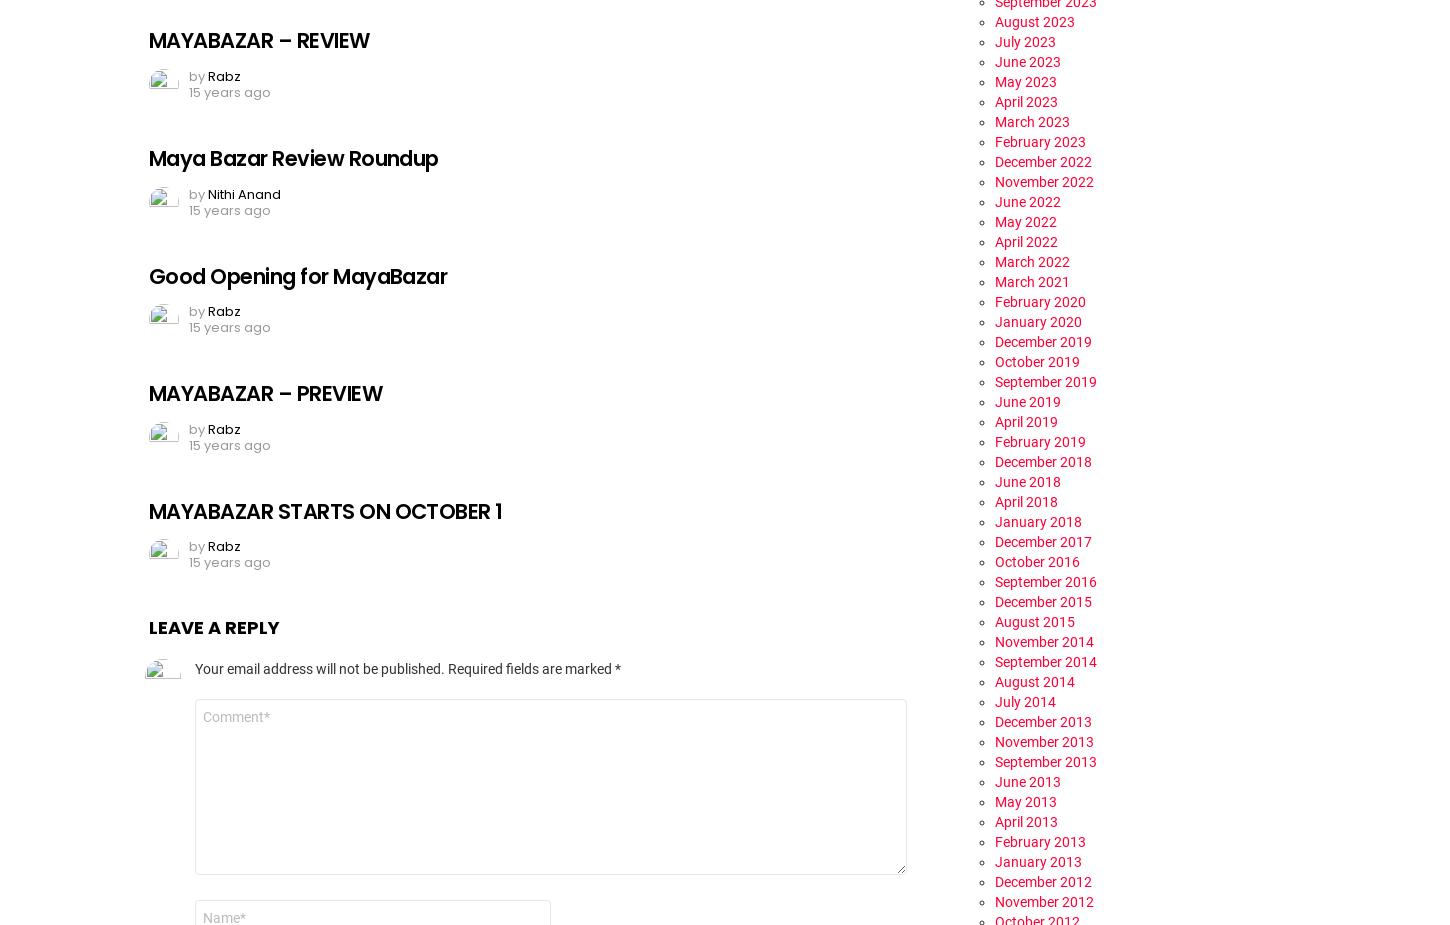 The width and height of the screenshot is (1450, 925). What do you see at coordinates (994, 860) in the screenshot?
I see `'January 2013'` at bounding box center [994, 860].